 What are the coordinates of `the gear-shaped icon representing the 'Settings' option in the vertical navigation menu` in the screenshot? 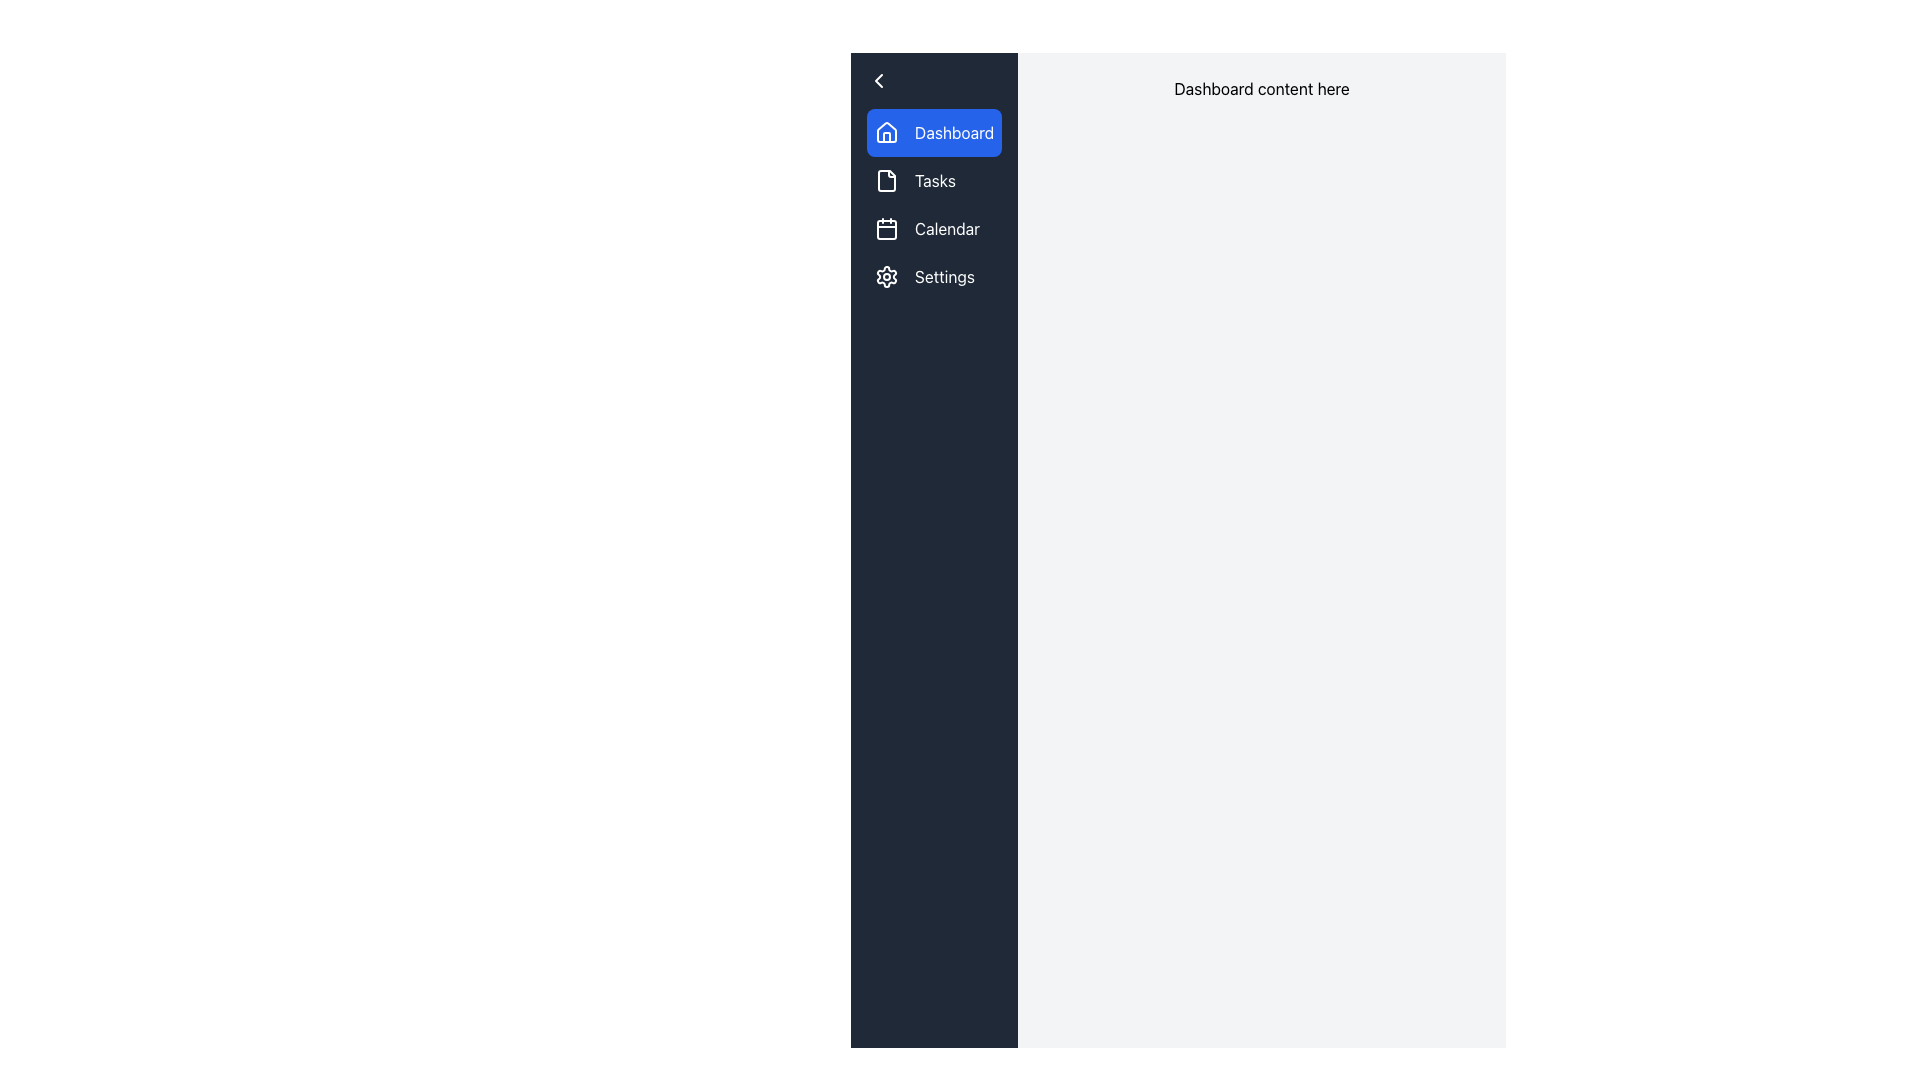 It's located at (886, 277).